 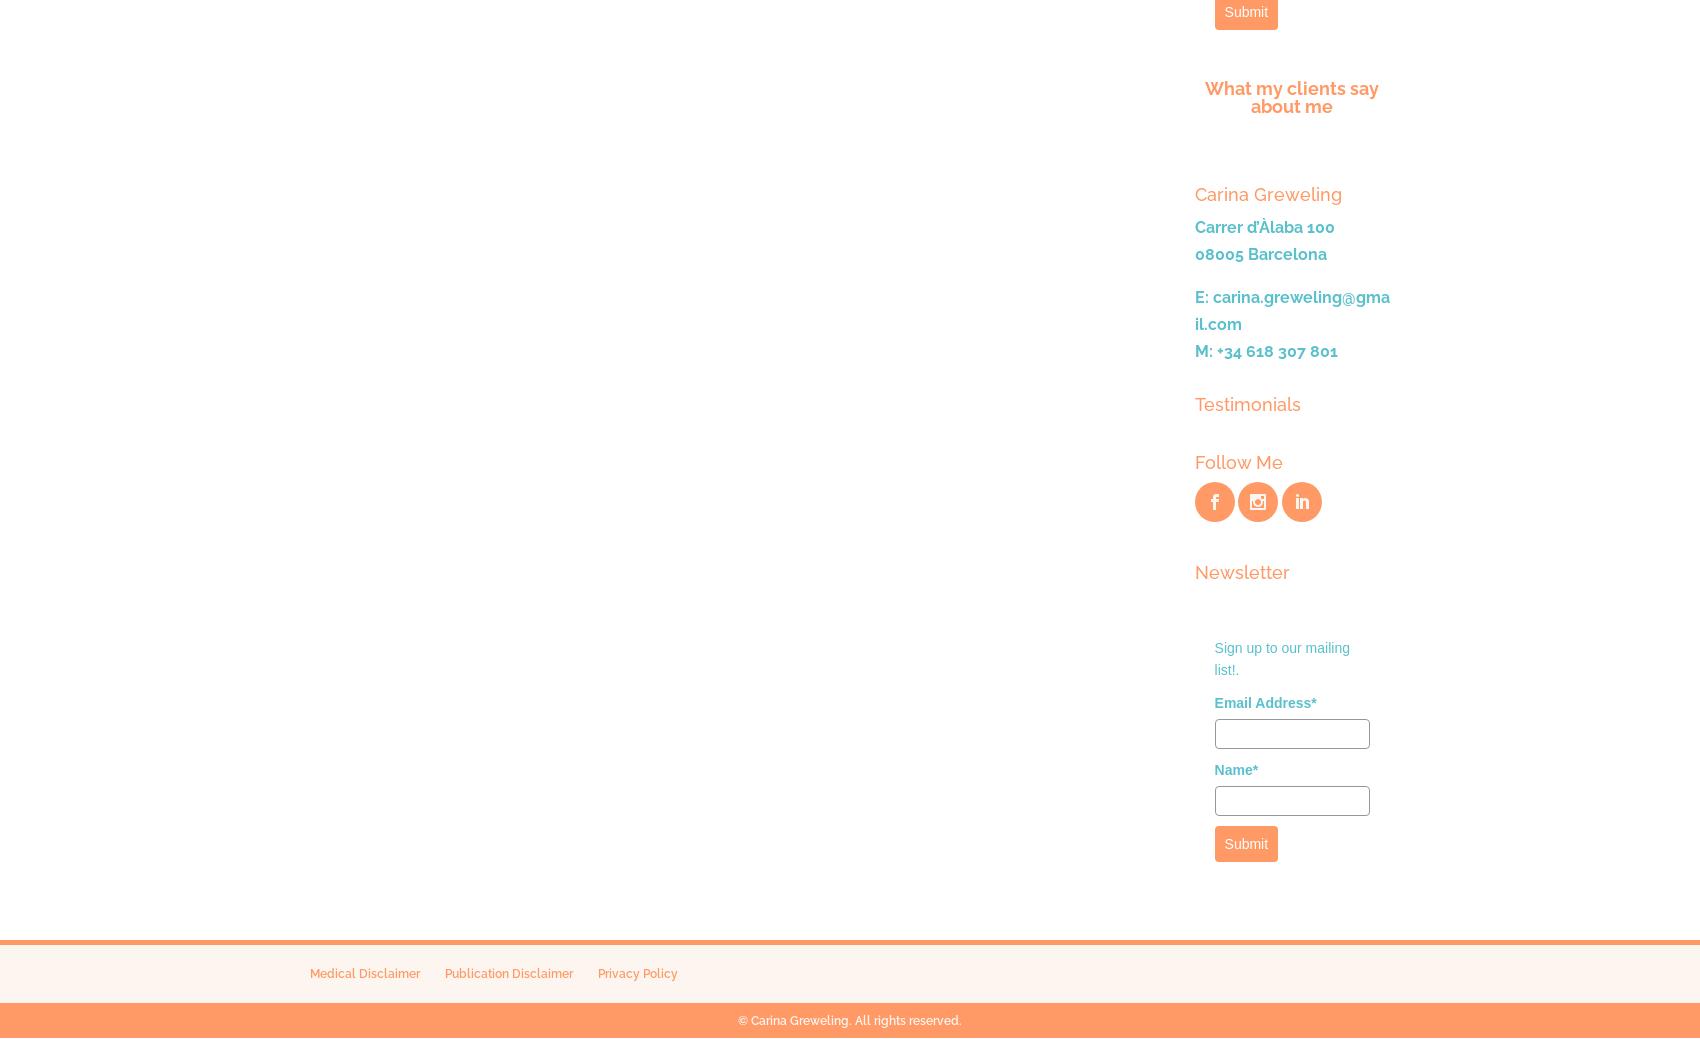 I want to click on 'Testimonials', so click(x=1193, y=402).